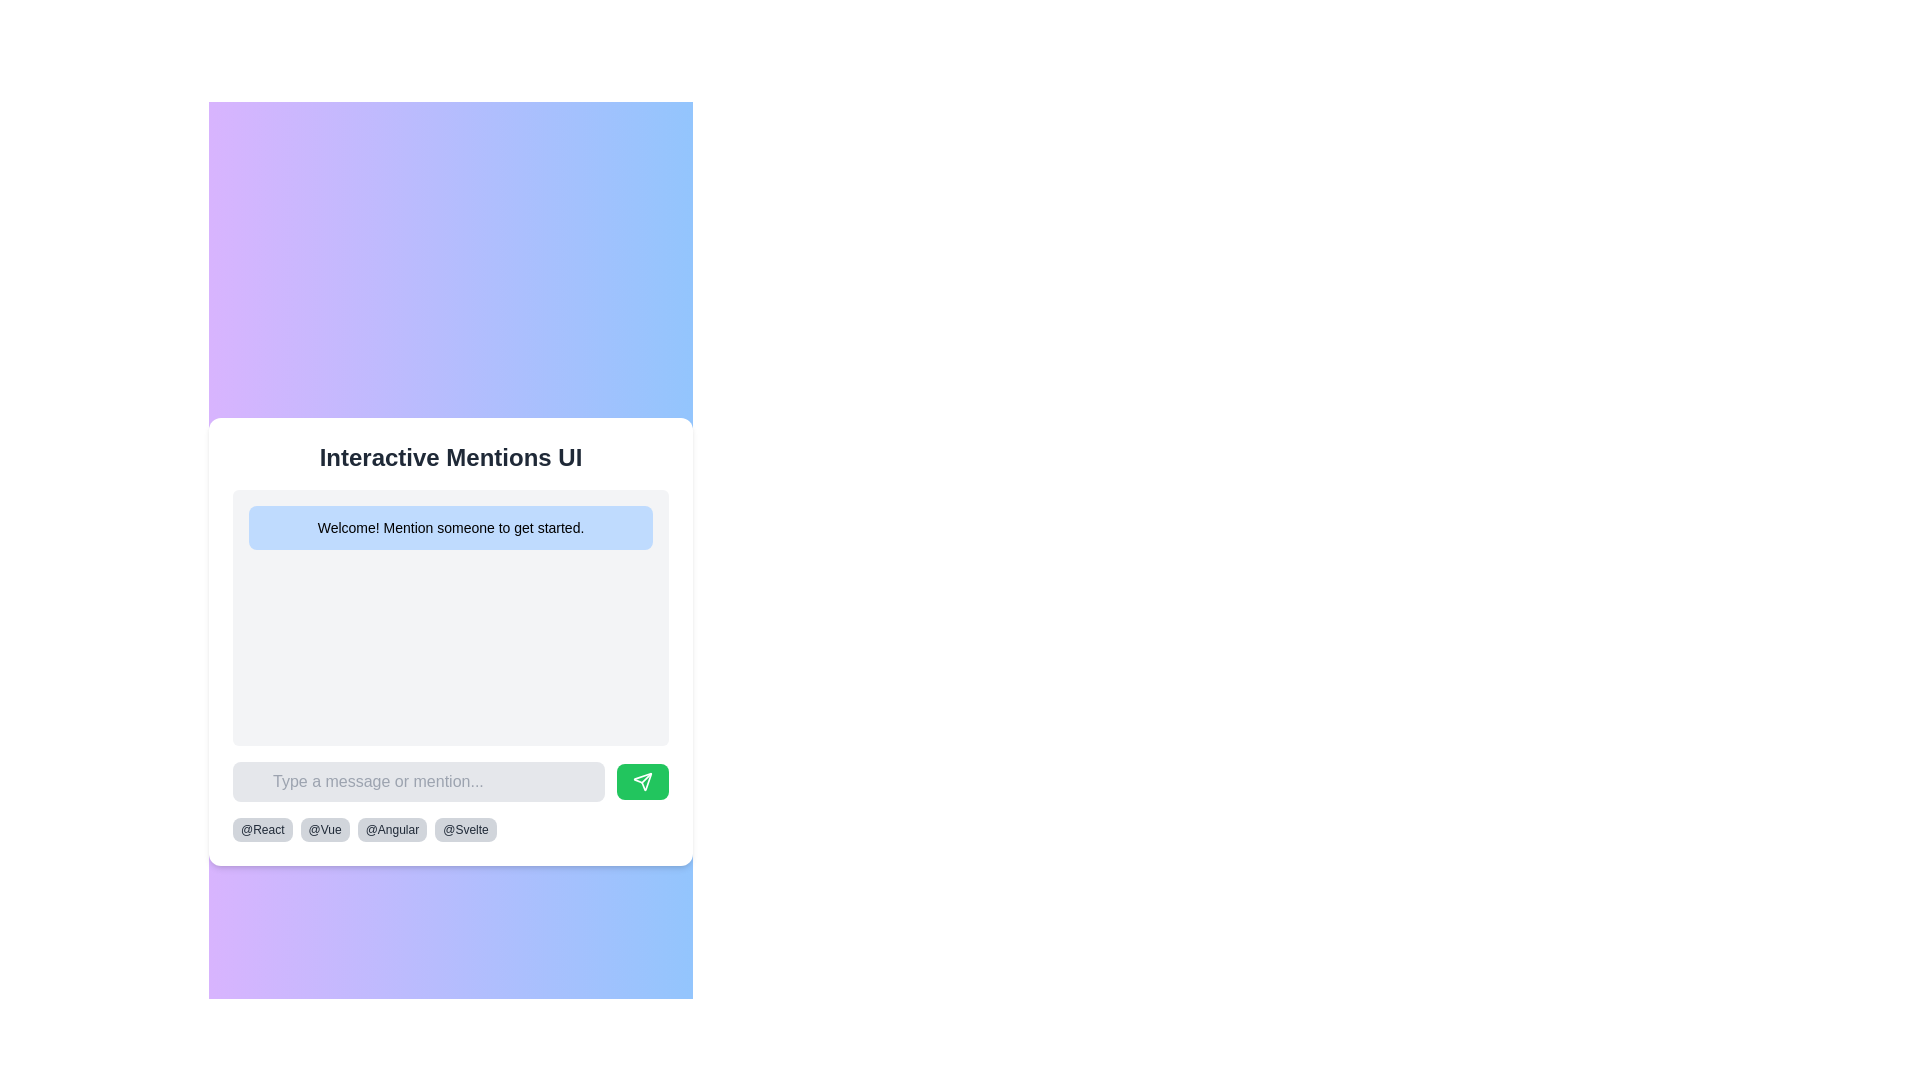 Image resolution: width=1920 pixels, height=1080 pixels. I want to click on the text label that displays 'Welcome! Mention someone to get started.' which has a light blue background and rounded corners, located at the top-center of the interface, so click(450, 527).